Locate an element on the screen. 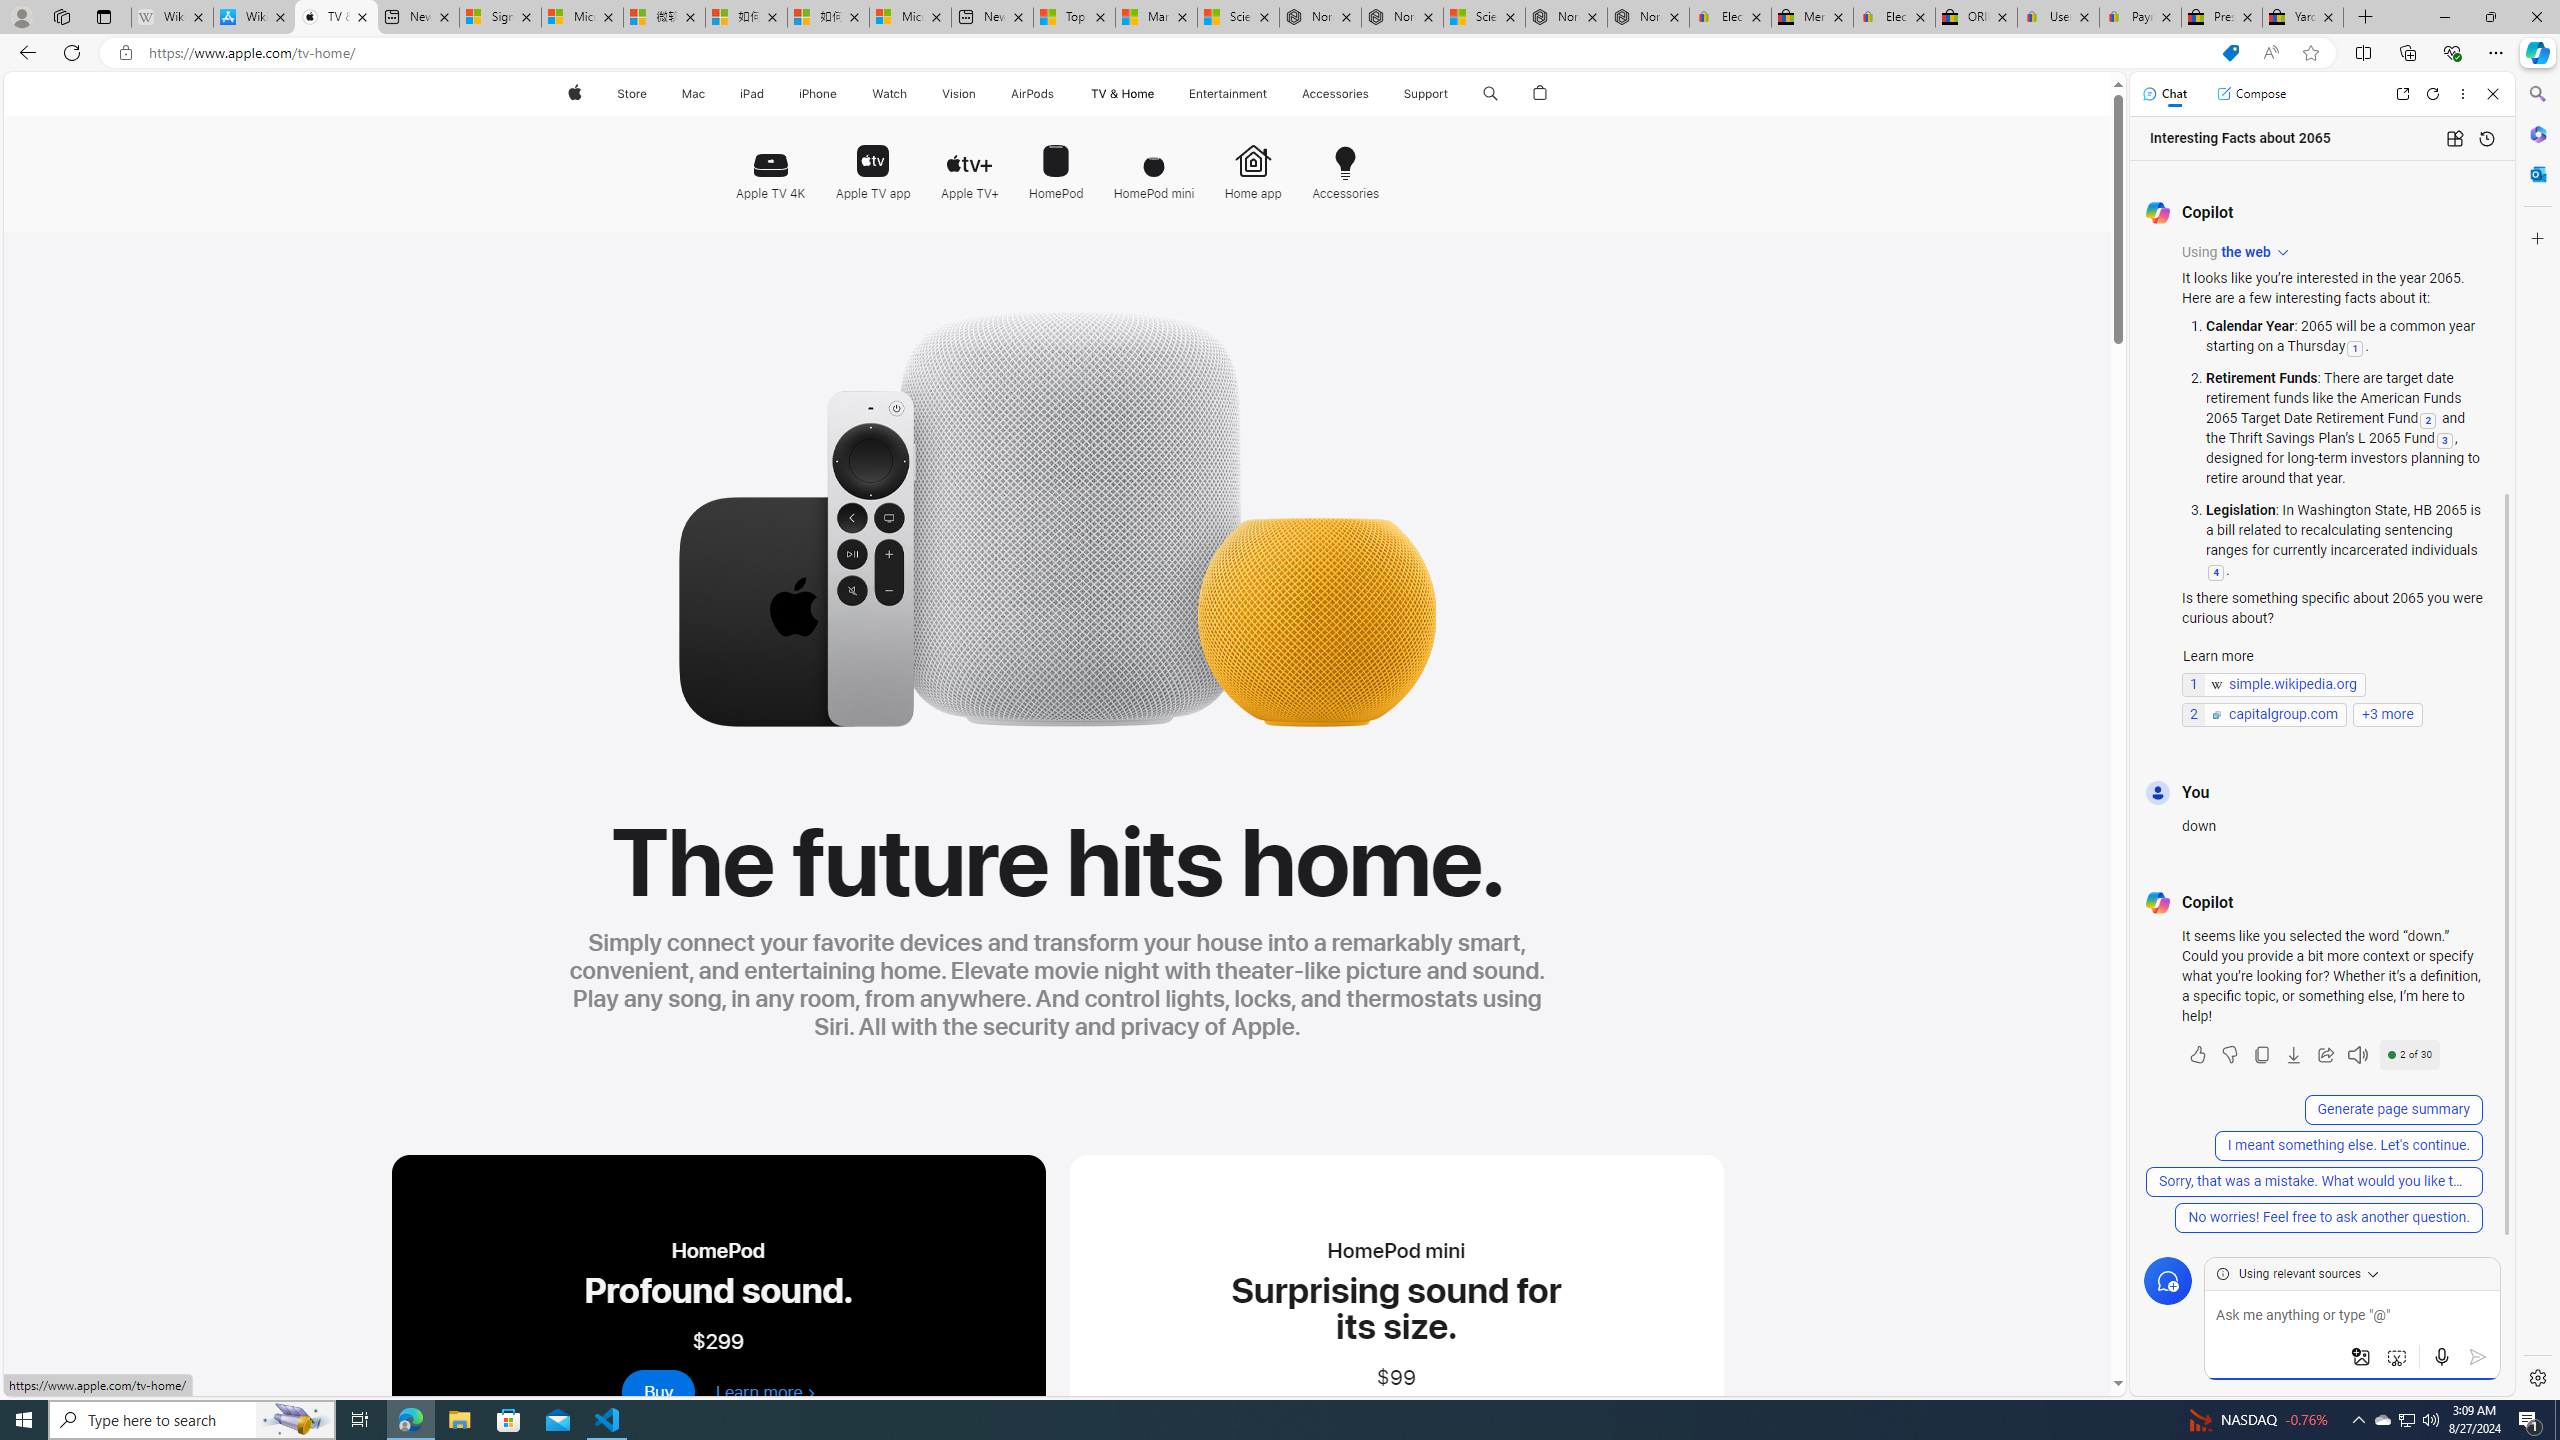 The image size is (2560, 1440). 'Vision menu' is located at coordinates (981, 93).